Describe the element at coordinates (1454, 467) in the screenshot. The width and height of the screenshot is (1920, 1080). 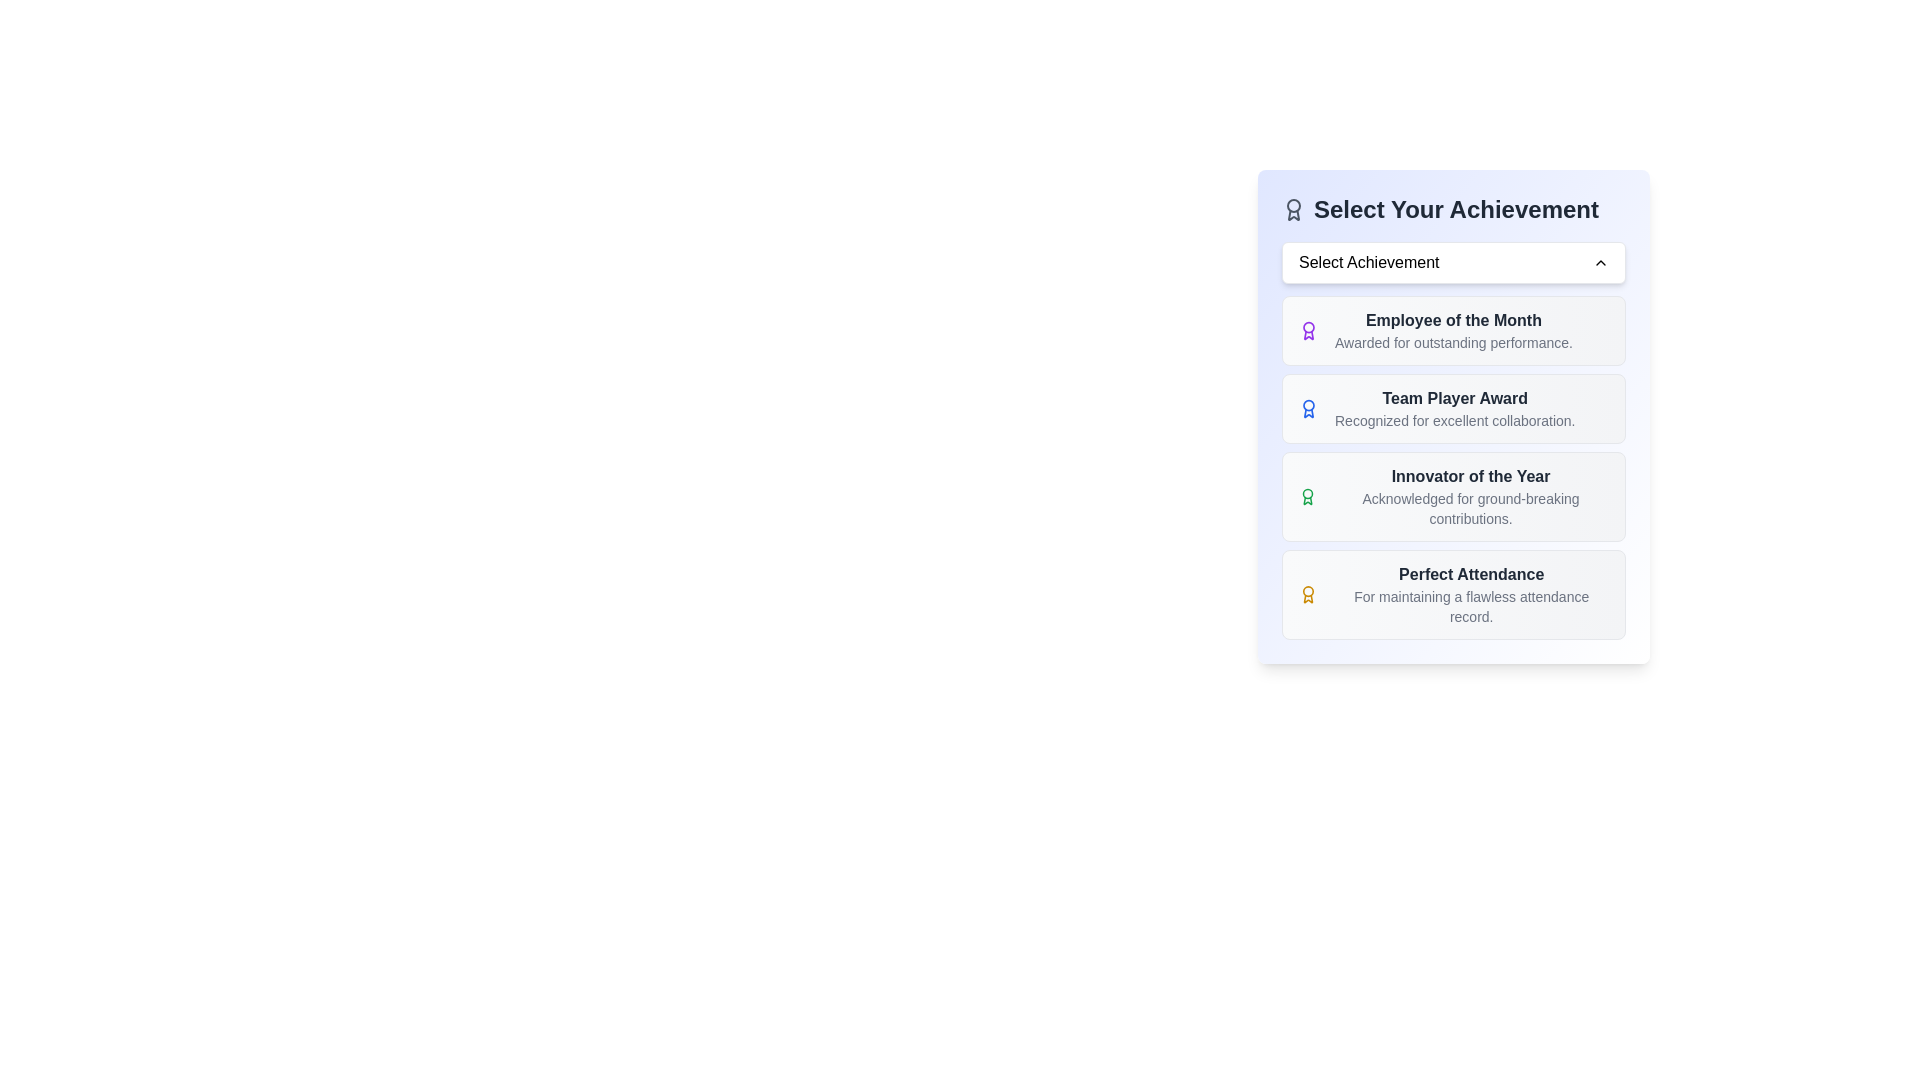
I see `the 'Innovator of the Year' award card located in the 'Select Your Achievement' section` at that location.